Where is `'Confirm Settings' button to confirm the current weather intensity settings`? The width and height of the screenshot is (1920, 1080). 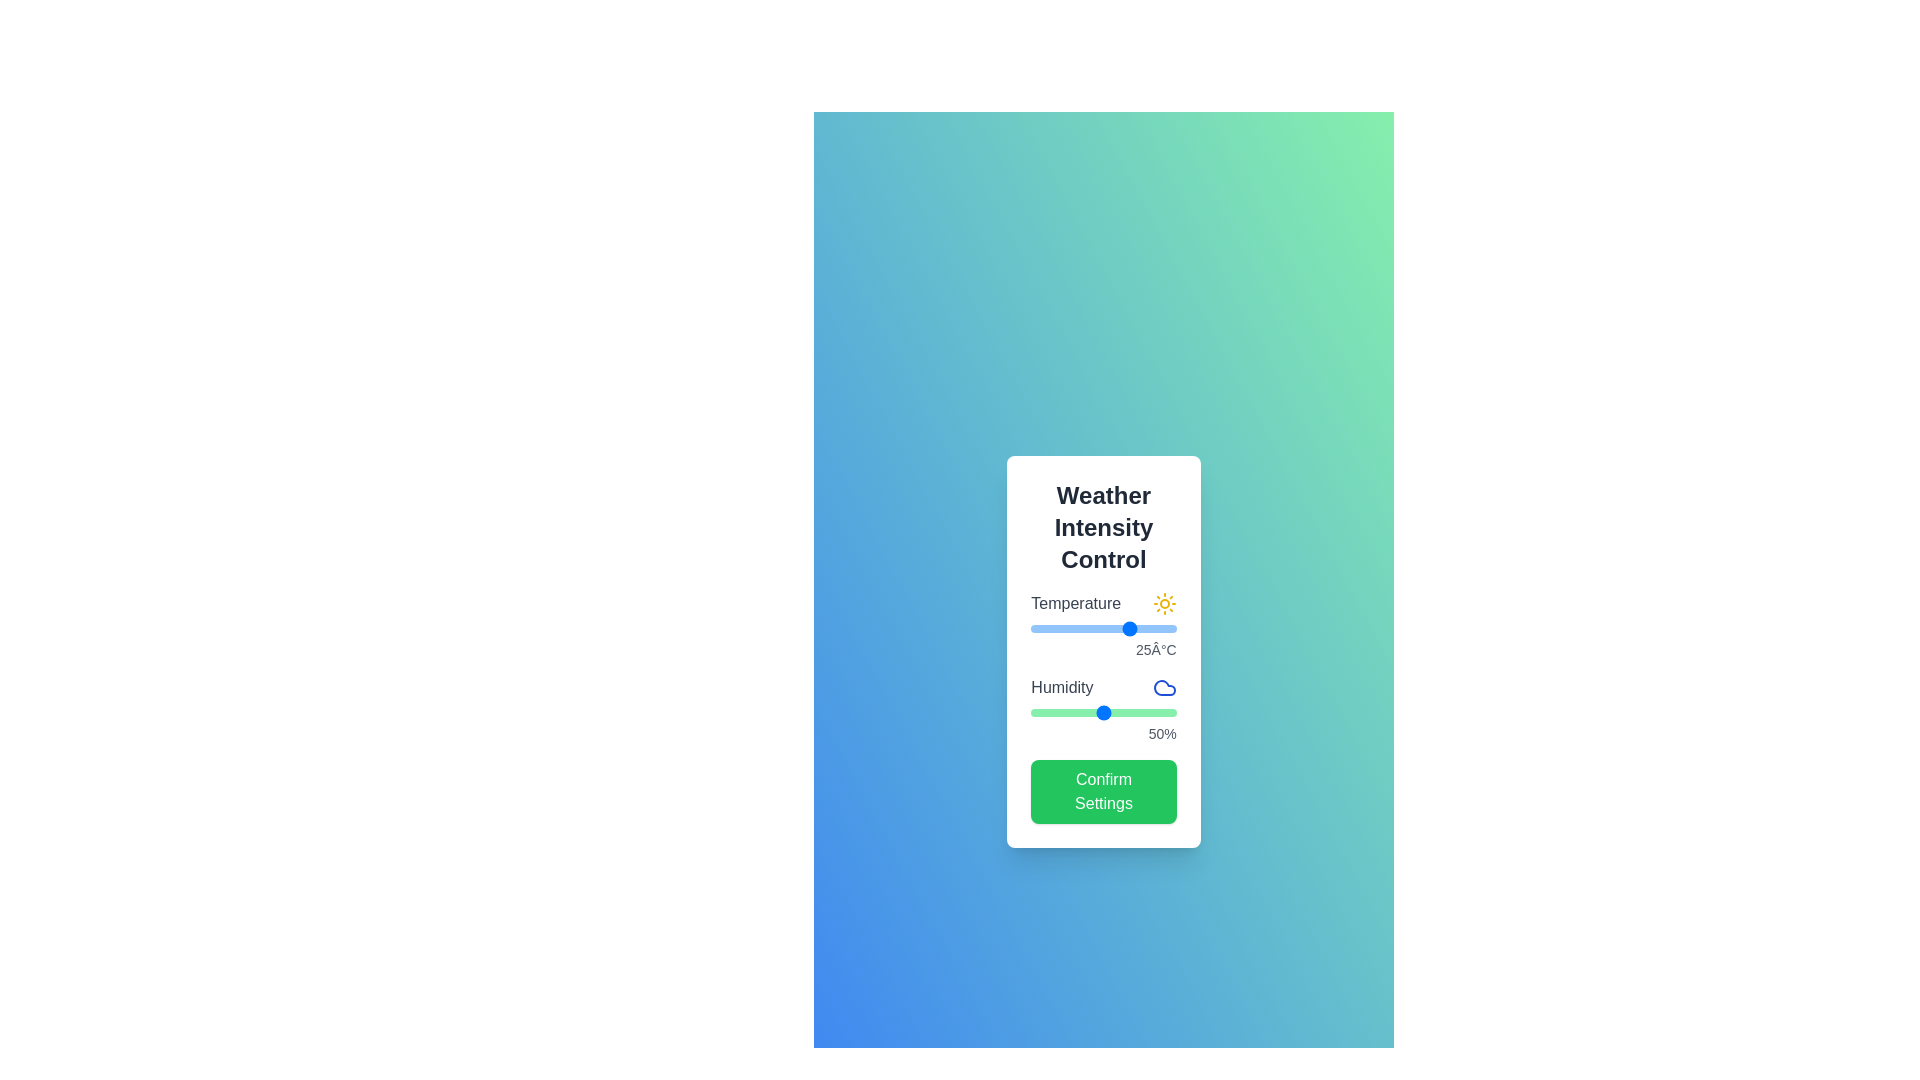
'Confirm Settings' button to confirm the current weather intensity settings is located at coordinates (1103, 790).